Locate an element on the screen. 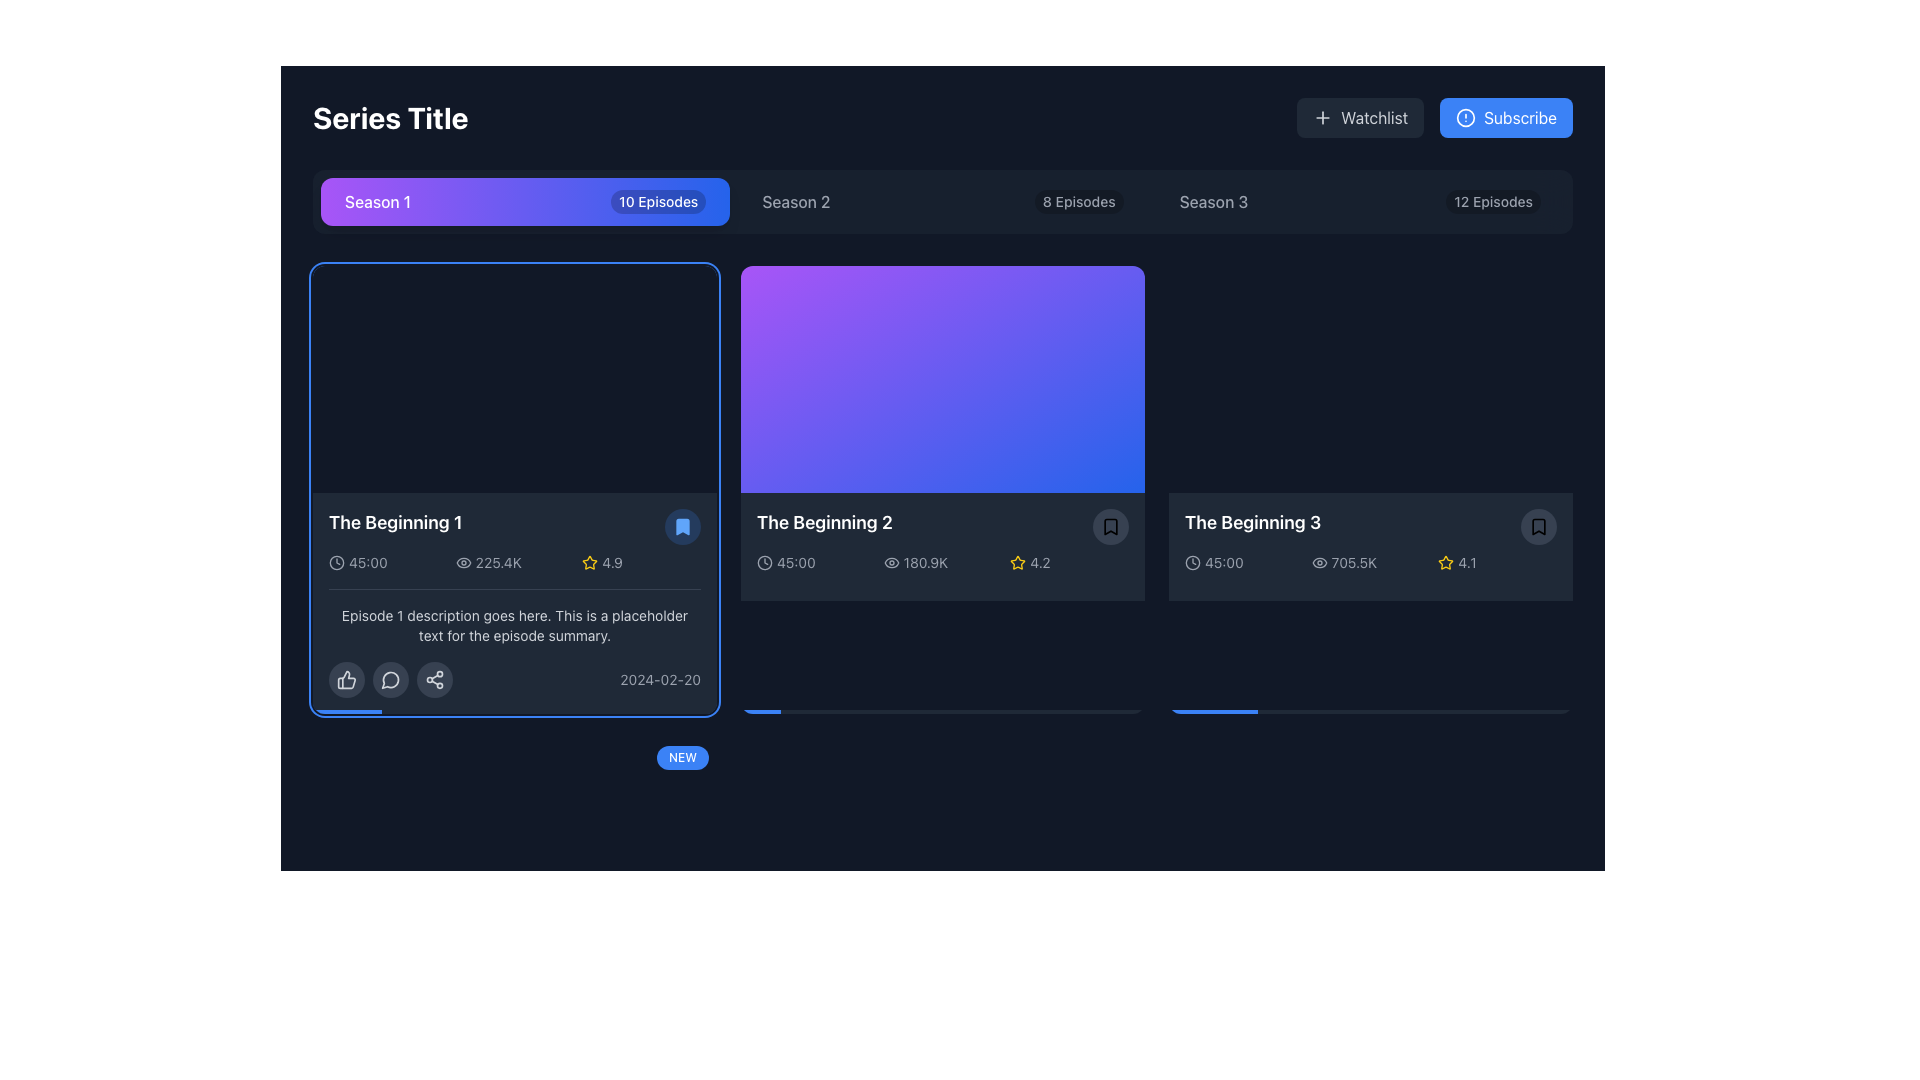  the text label displaying '705.5K' located within the third episode card, to the right of the eye icon and aligned with the star rating is located at coordinates (1354, 563).